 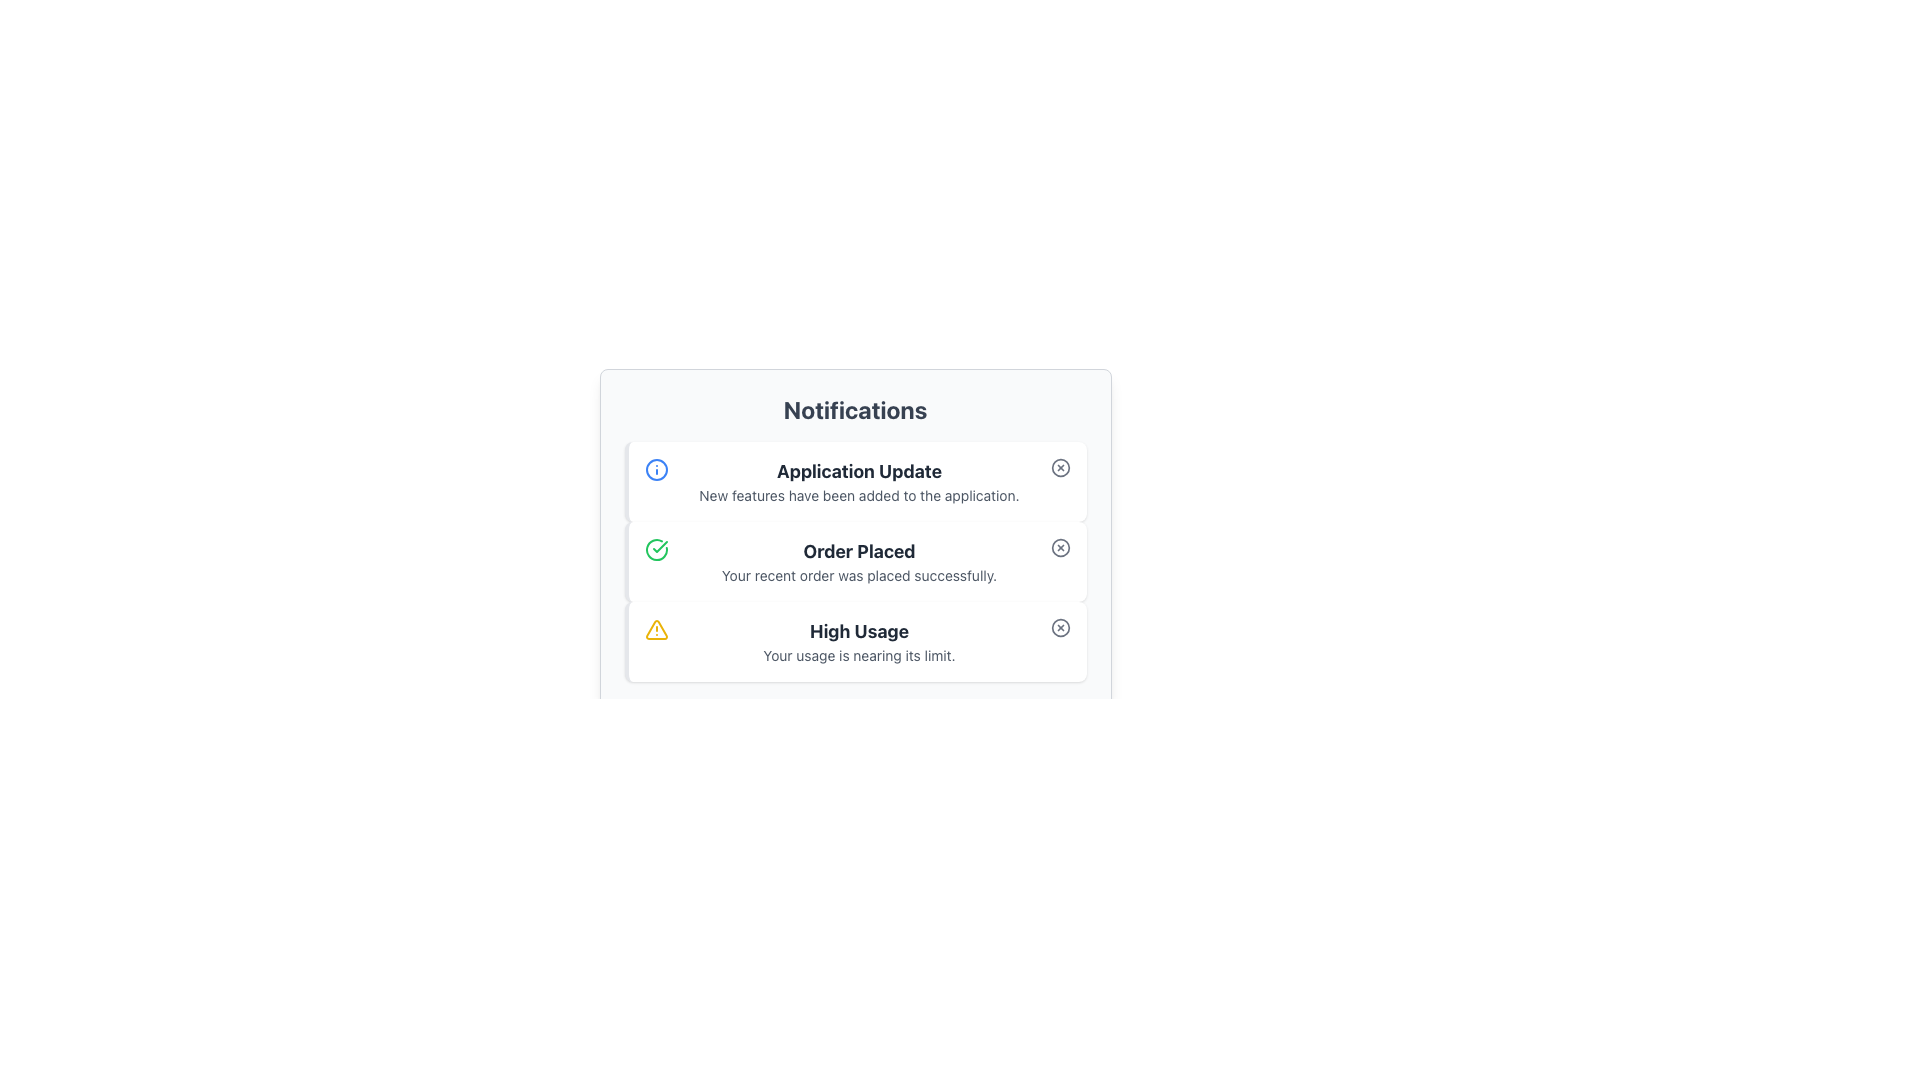 I want to click on the close button styled as an icon located in the top-right corner of the 'Application Update' notification card, so click(x=1059, y=467).